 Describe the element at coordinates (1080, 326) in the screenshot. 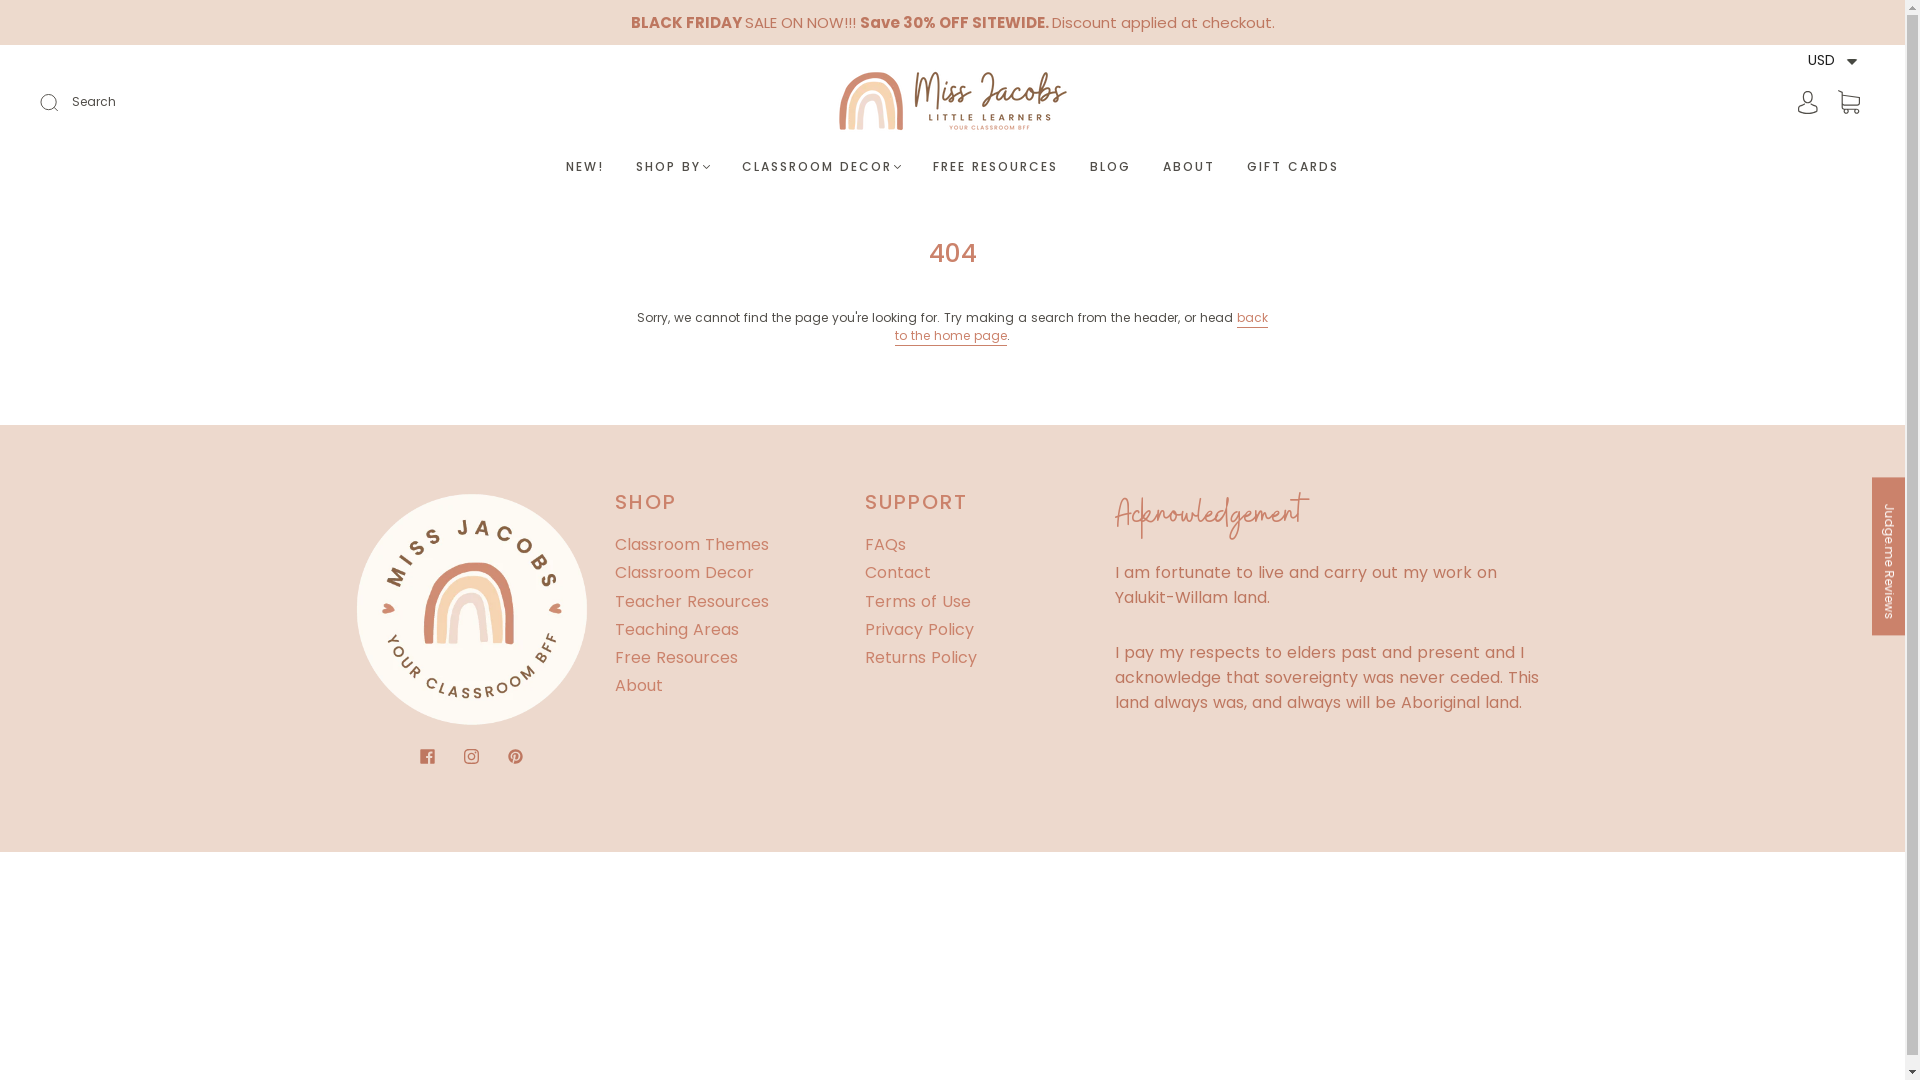

I see `'back to the home page'` at that location.